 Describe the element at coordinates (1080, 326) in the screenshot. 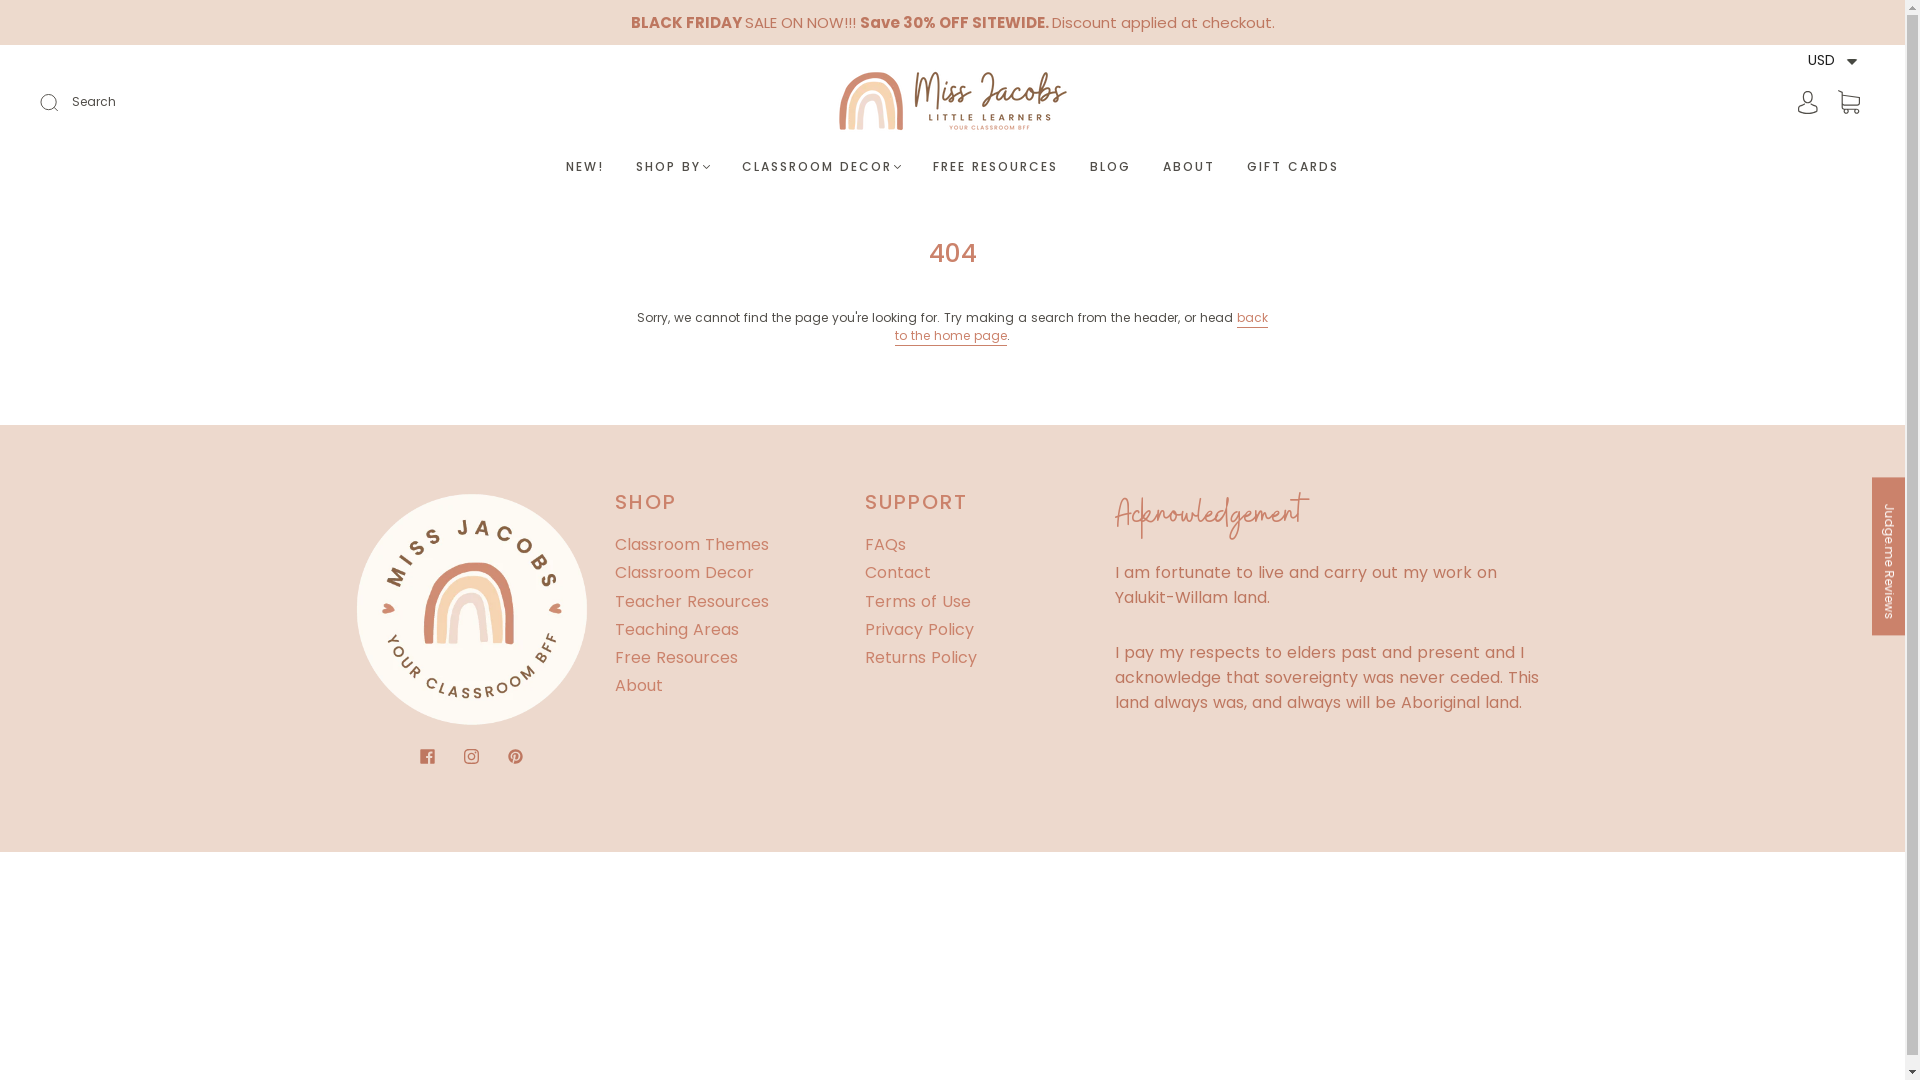

I see `'back to the home page'` at that location.